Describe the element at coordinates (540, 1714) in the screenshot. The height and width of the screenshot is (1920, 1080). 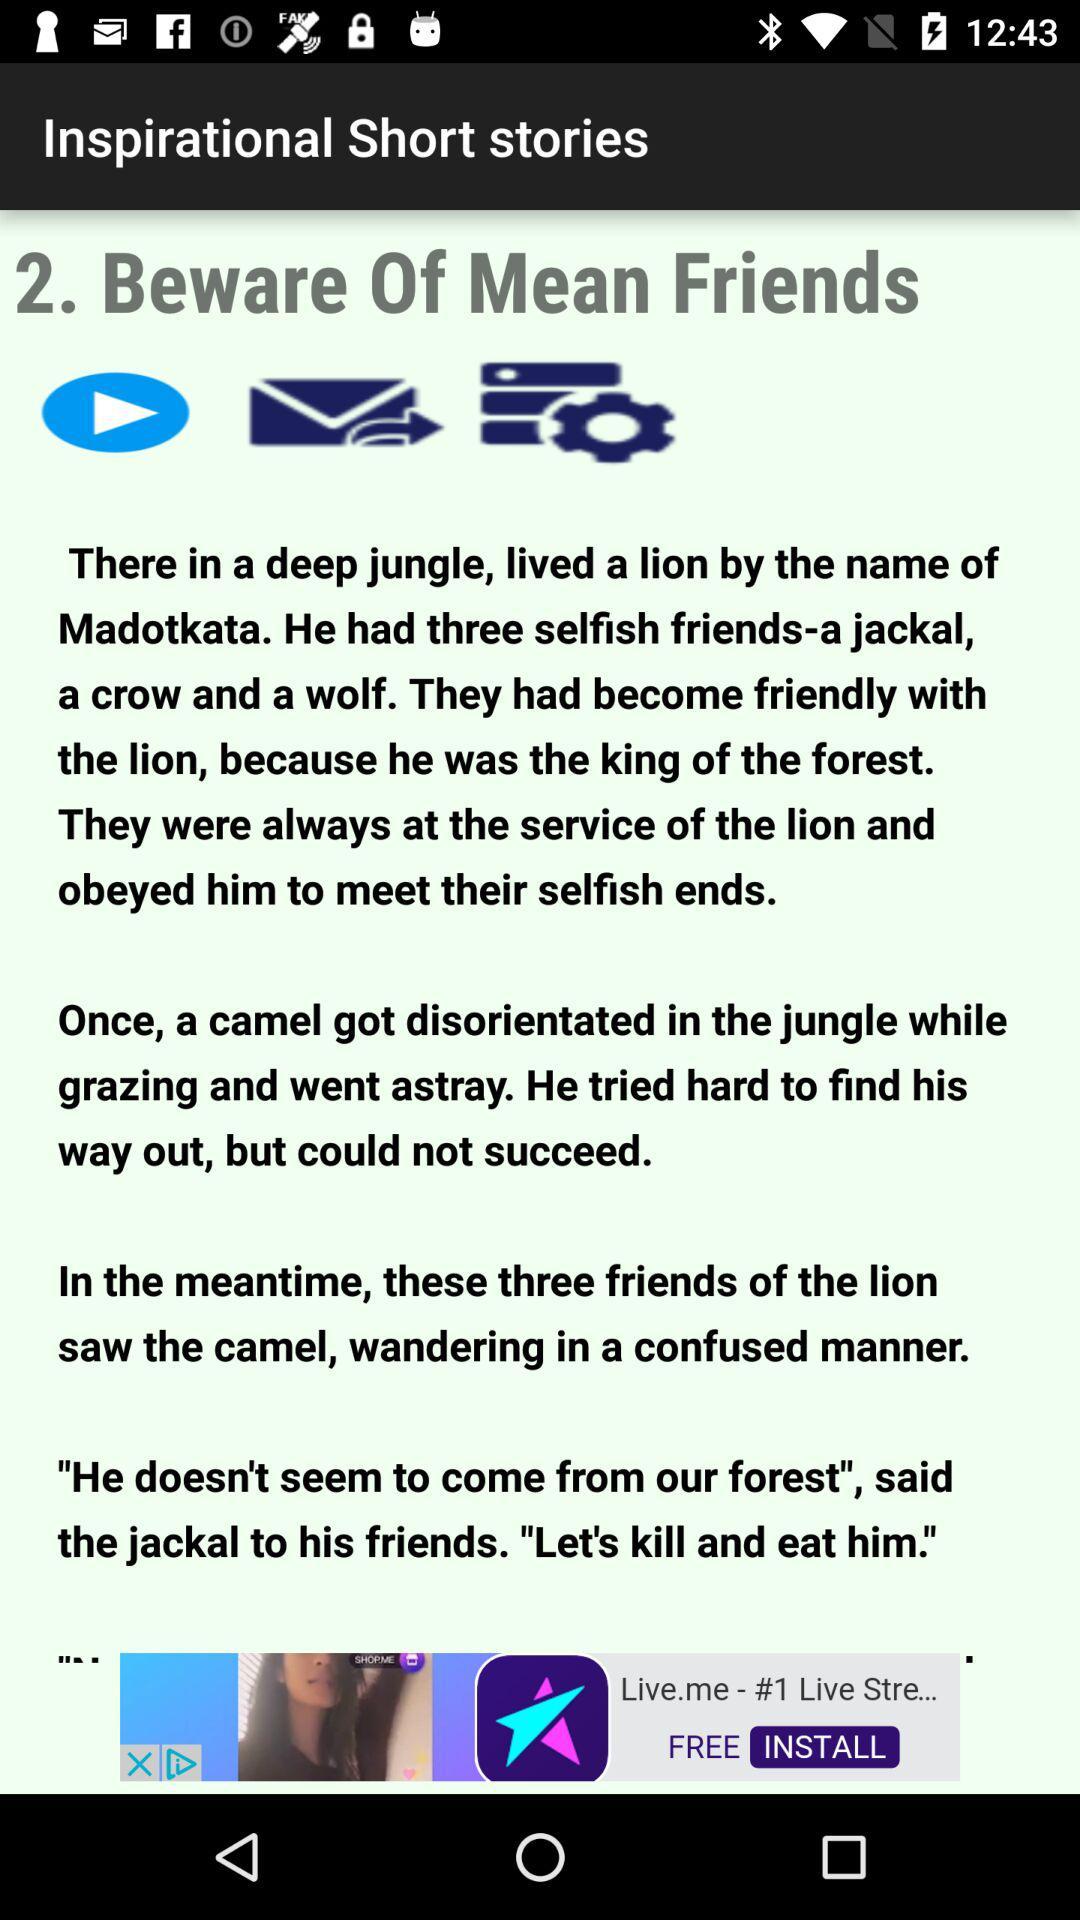
I see `advertisement page` at that location.